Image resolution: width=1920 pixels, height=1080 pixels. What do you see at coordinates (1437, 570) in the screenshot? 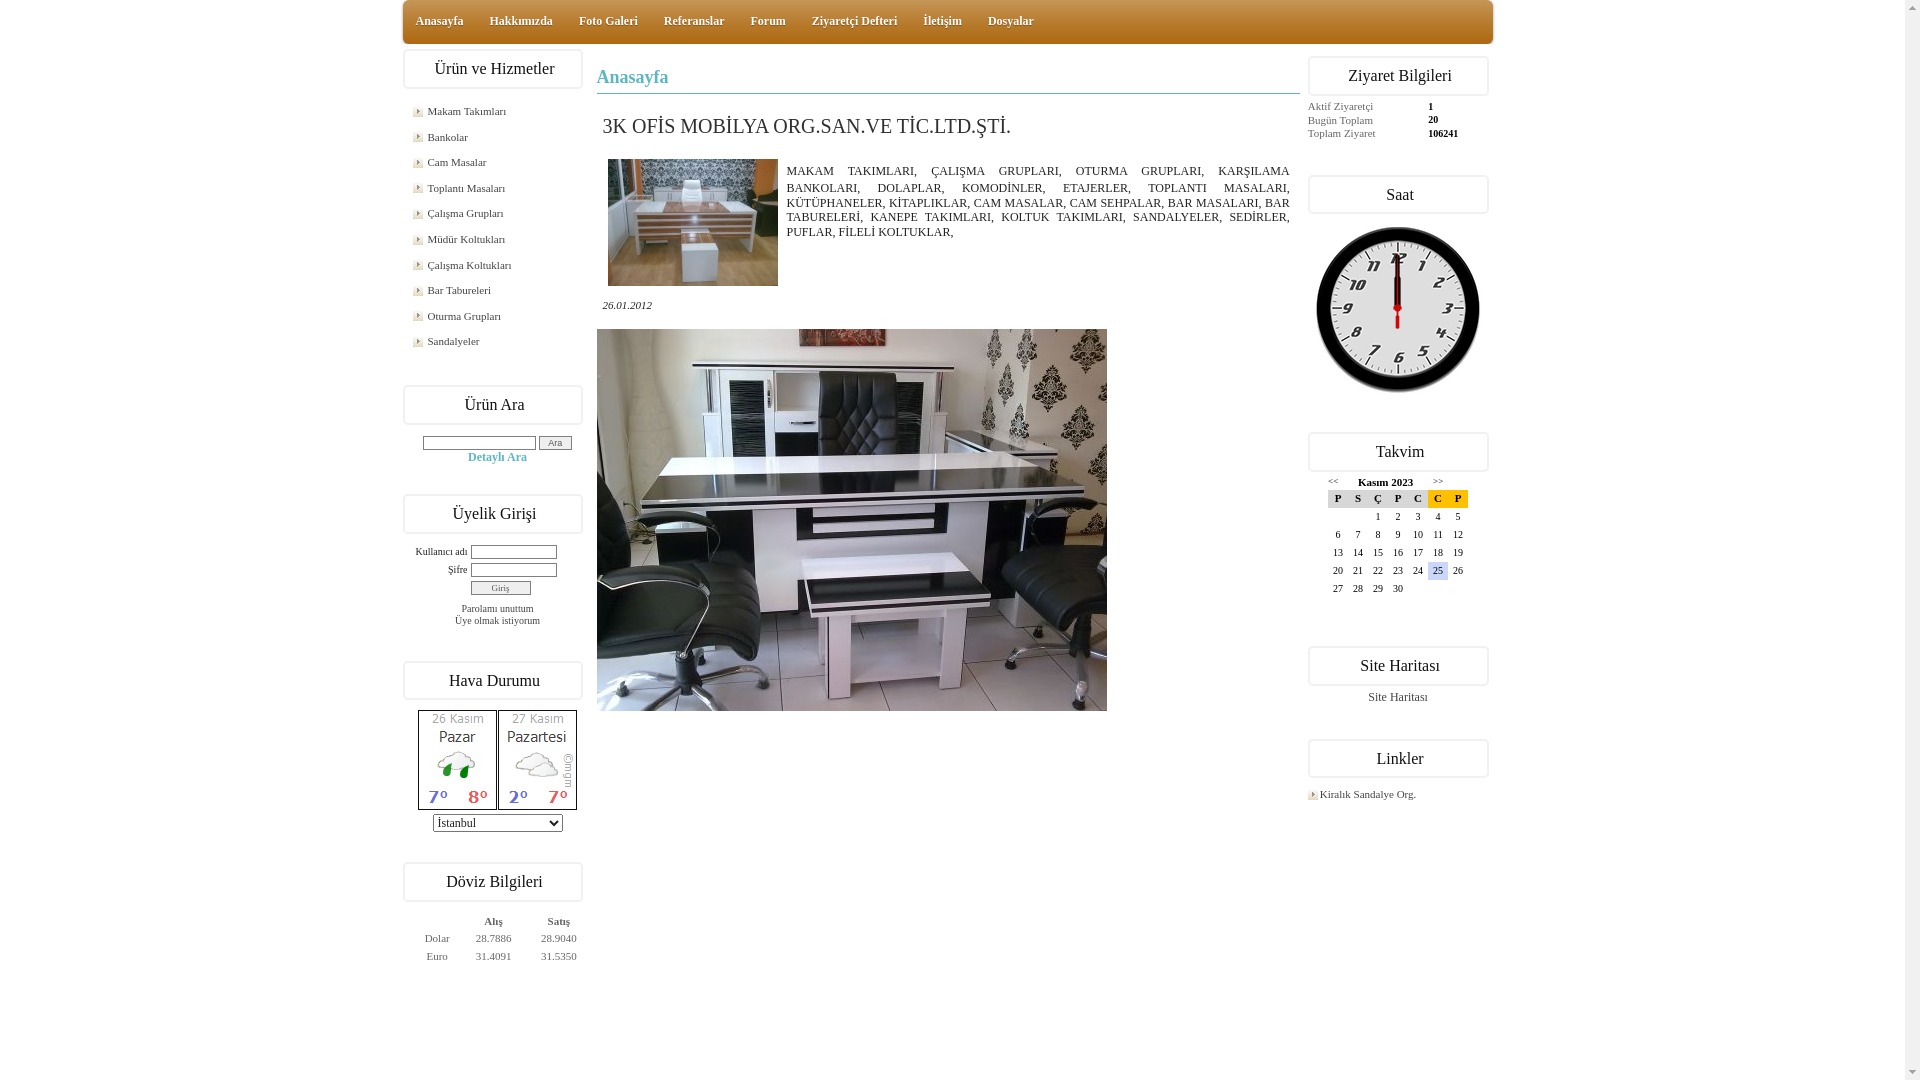
I see `'25'` at bounding box center [1437, 570].